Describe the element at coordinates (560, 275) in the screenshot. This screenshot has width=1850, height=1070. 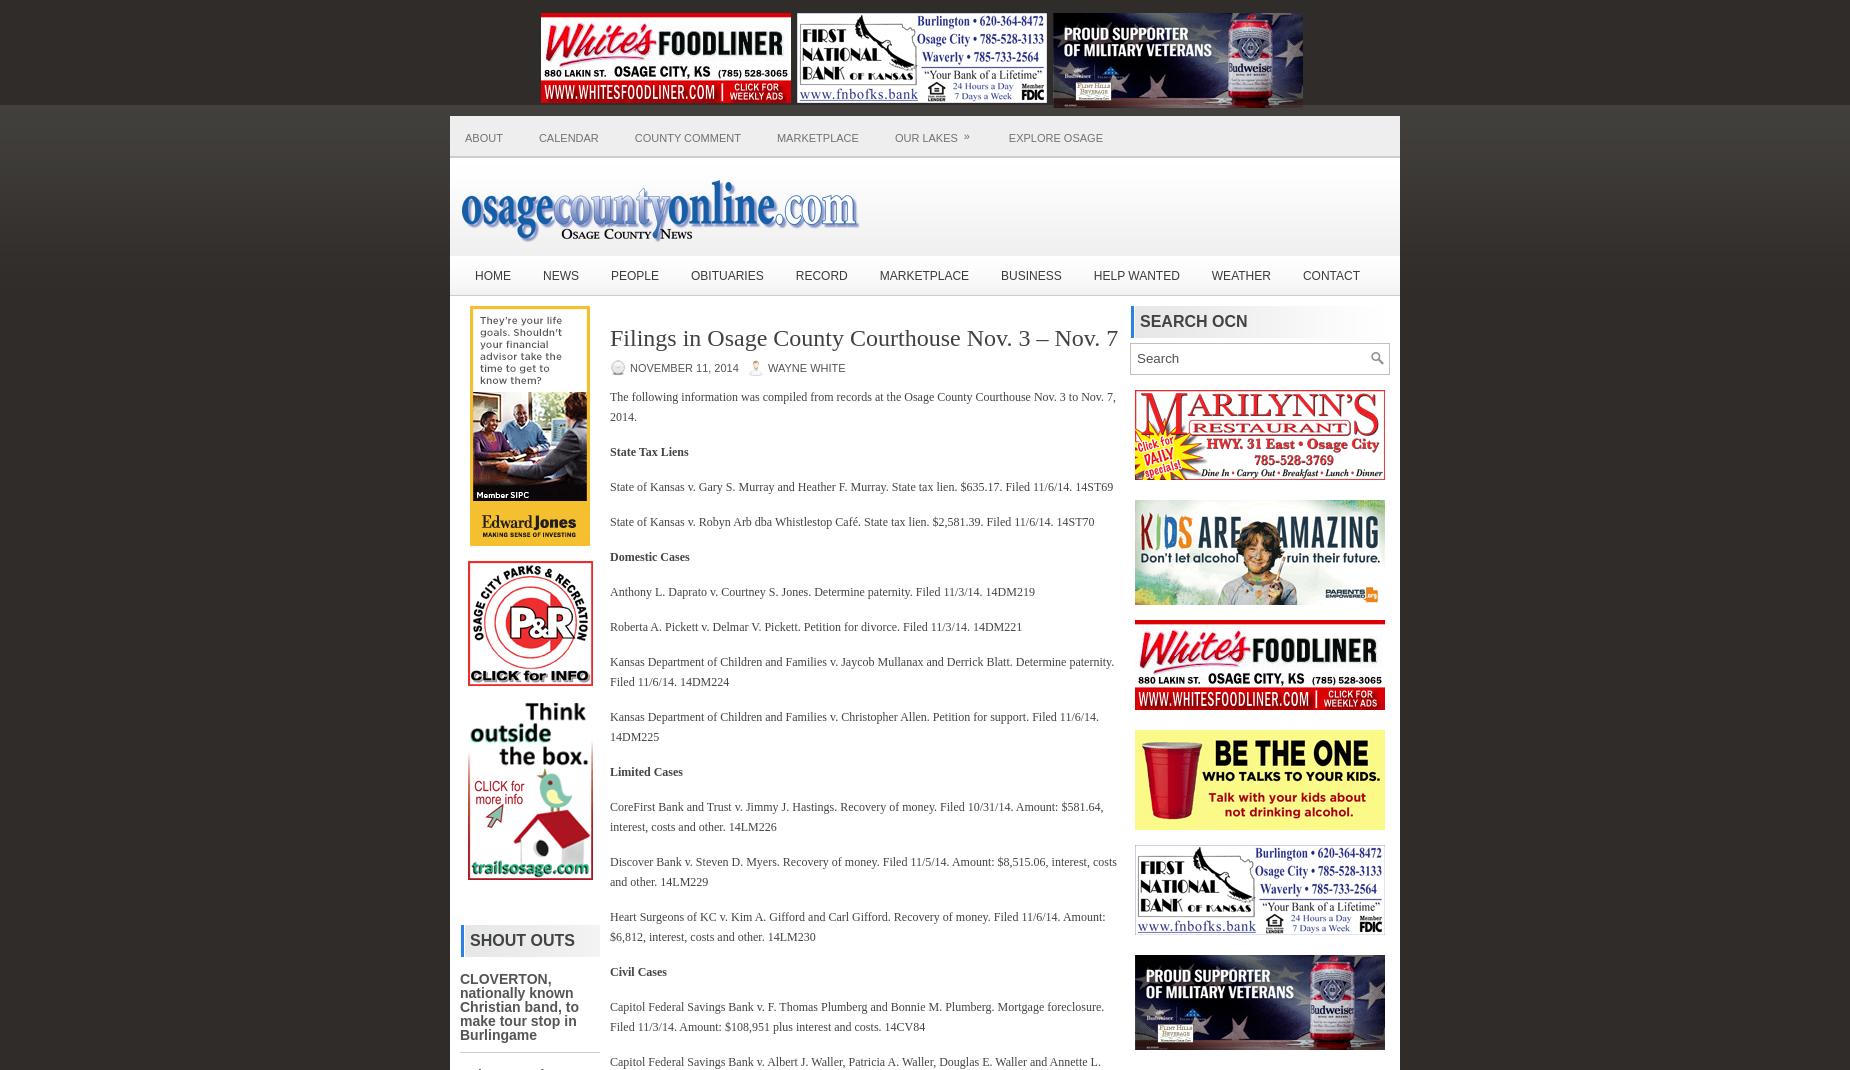
I see `'News'` at that location.